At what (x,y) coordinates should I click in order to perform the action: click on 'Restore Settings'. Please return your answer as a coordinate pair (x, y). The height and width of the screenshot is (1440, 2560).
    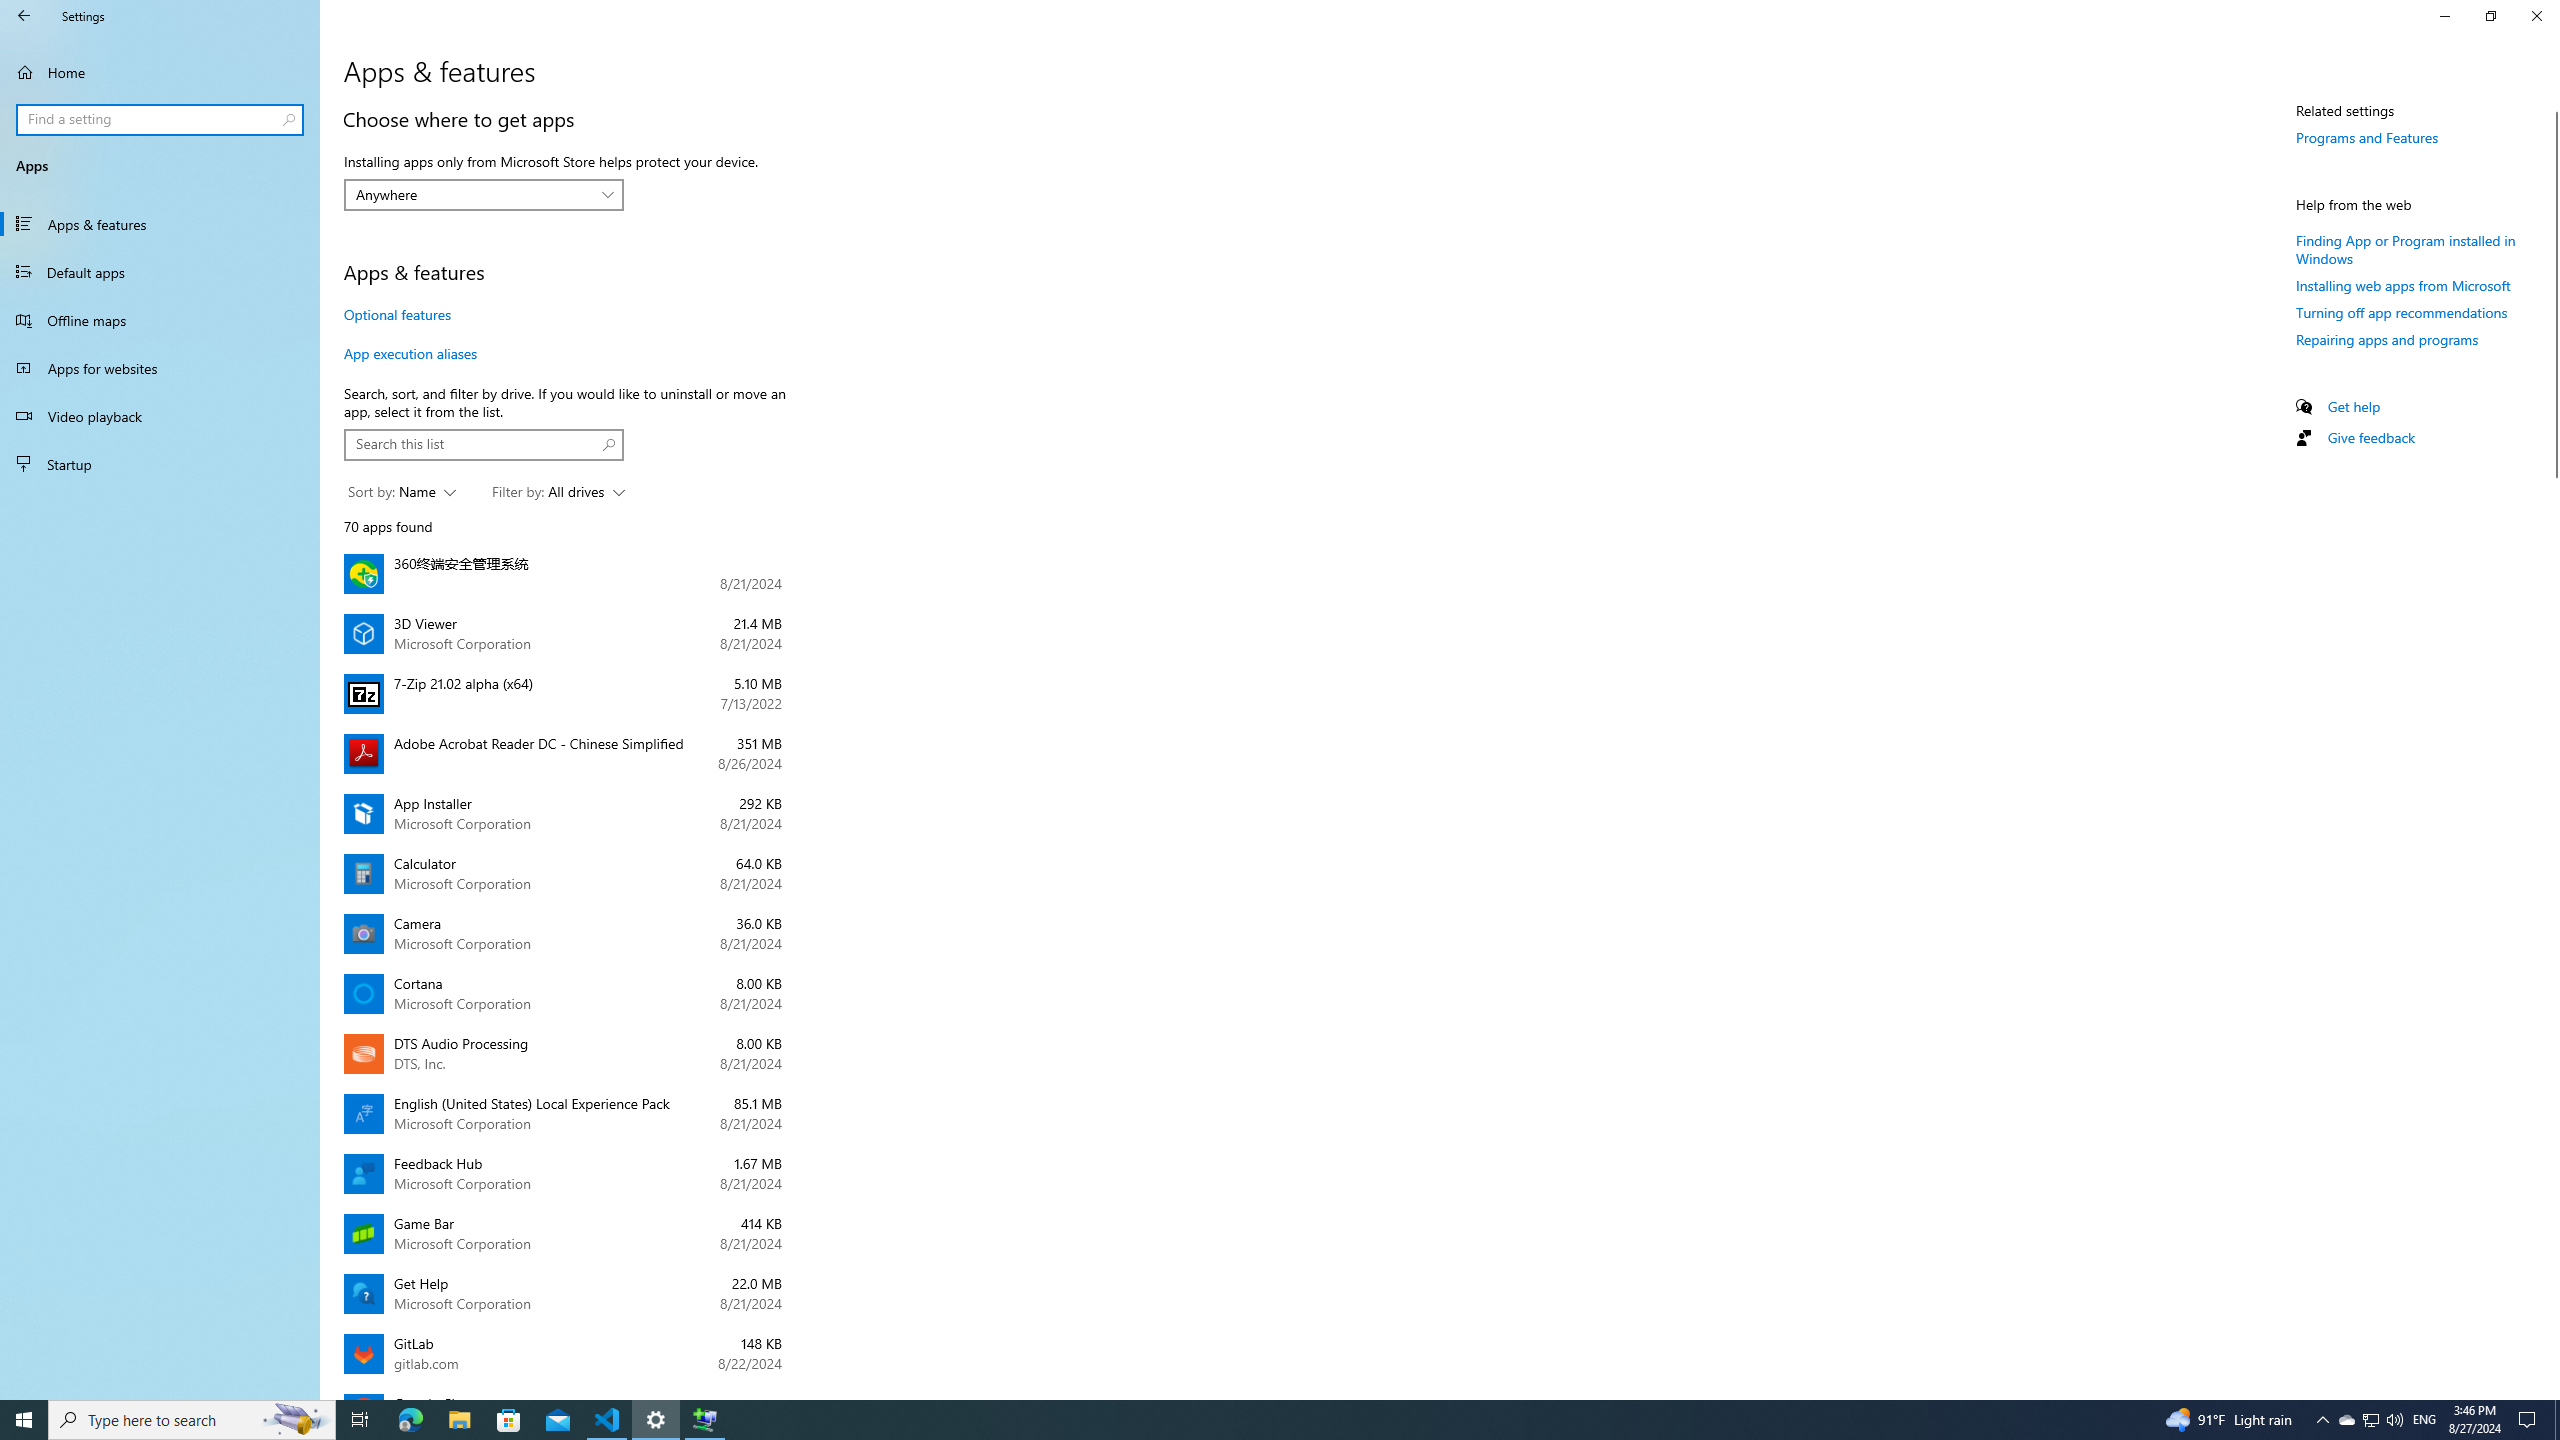
    Looking at the image, I should click on (2490, 15).